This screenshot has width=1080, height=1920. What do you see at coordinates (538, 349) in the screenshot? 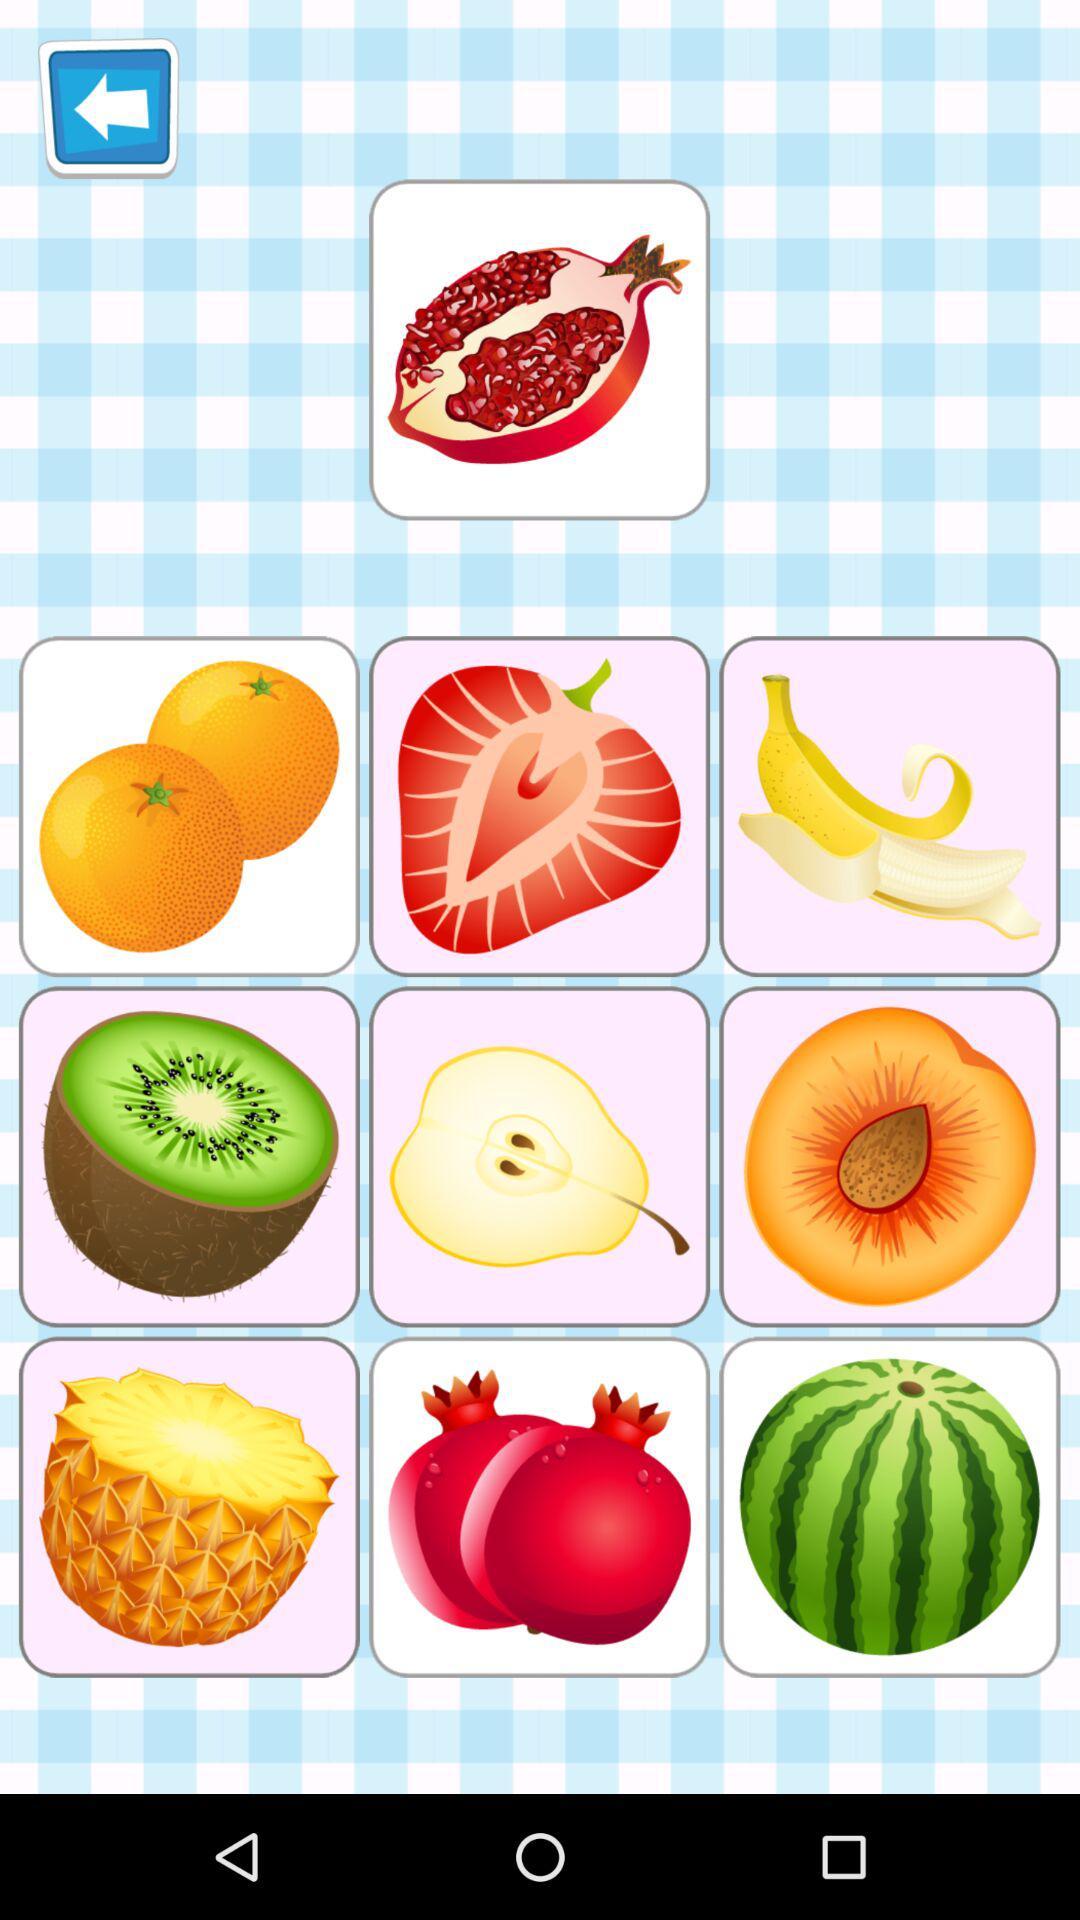
I see `fruit` at bounding box center [538, 349].